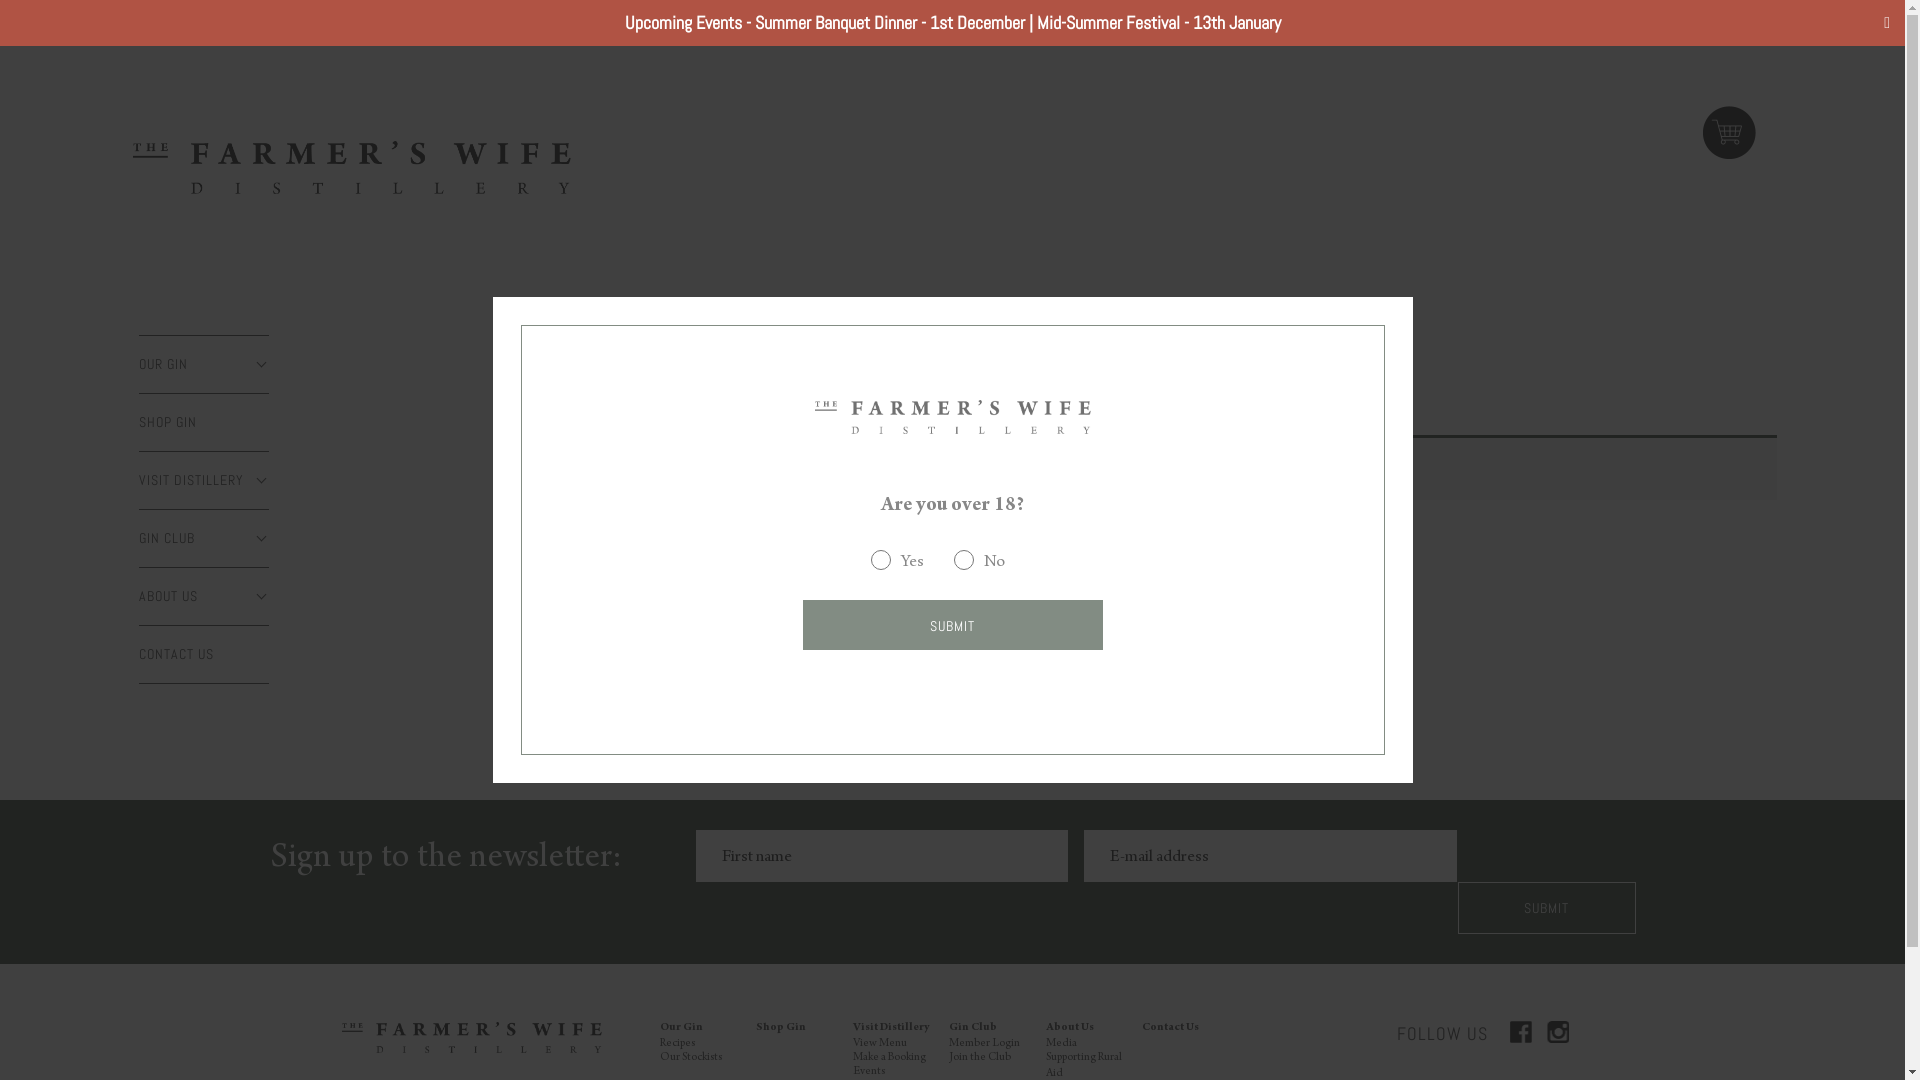 This screenshot has width=1920, height=1080. Describe the element at coordinates (681, 1028) in the screenshot. I see `'Our Gin'` at that location.